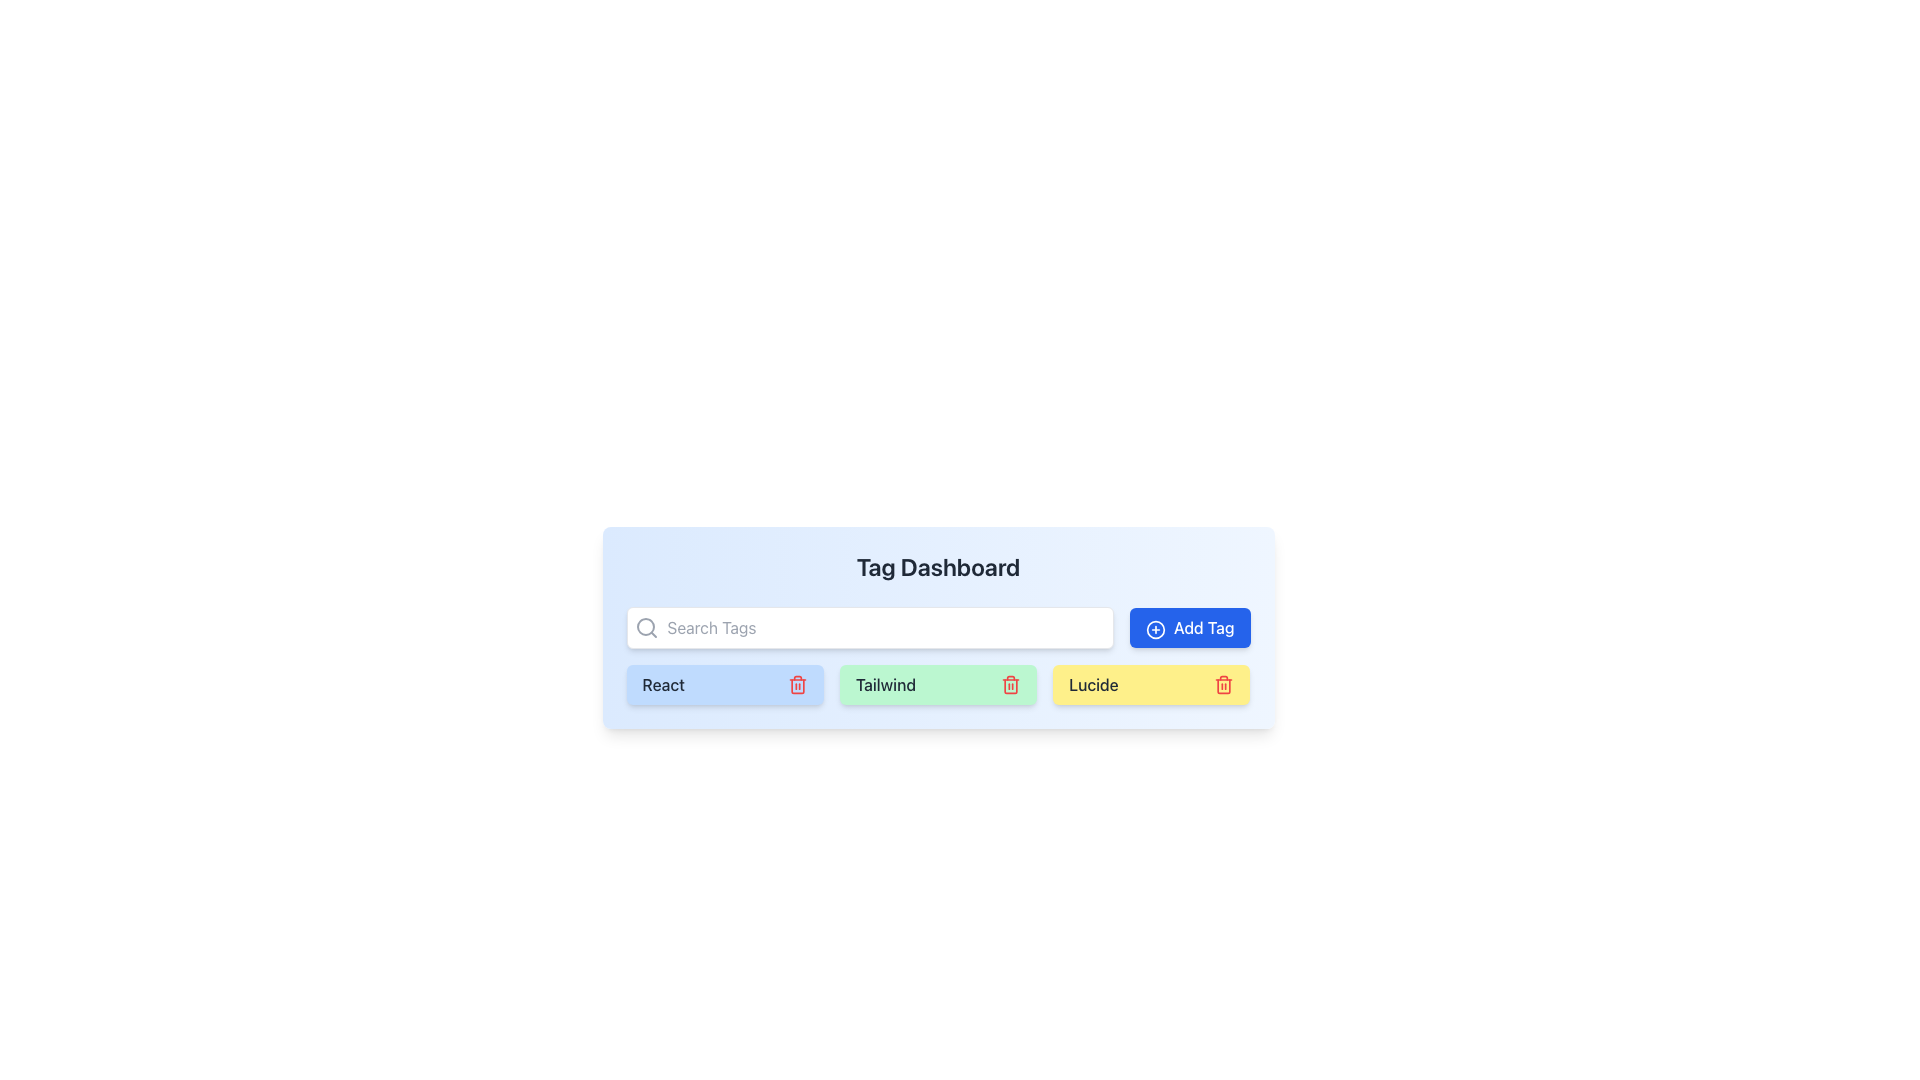 Image resolution: width=1920 pixels, height=1080 pixels. I want to click on displayed text of the third tag label indicating the category 'Lucide', located within a horizontally arranged section of tag buttons, so click(1092, 684).